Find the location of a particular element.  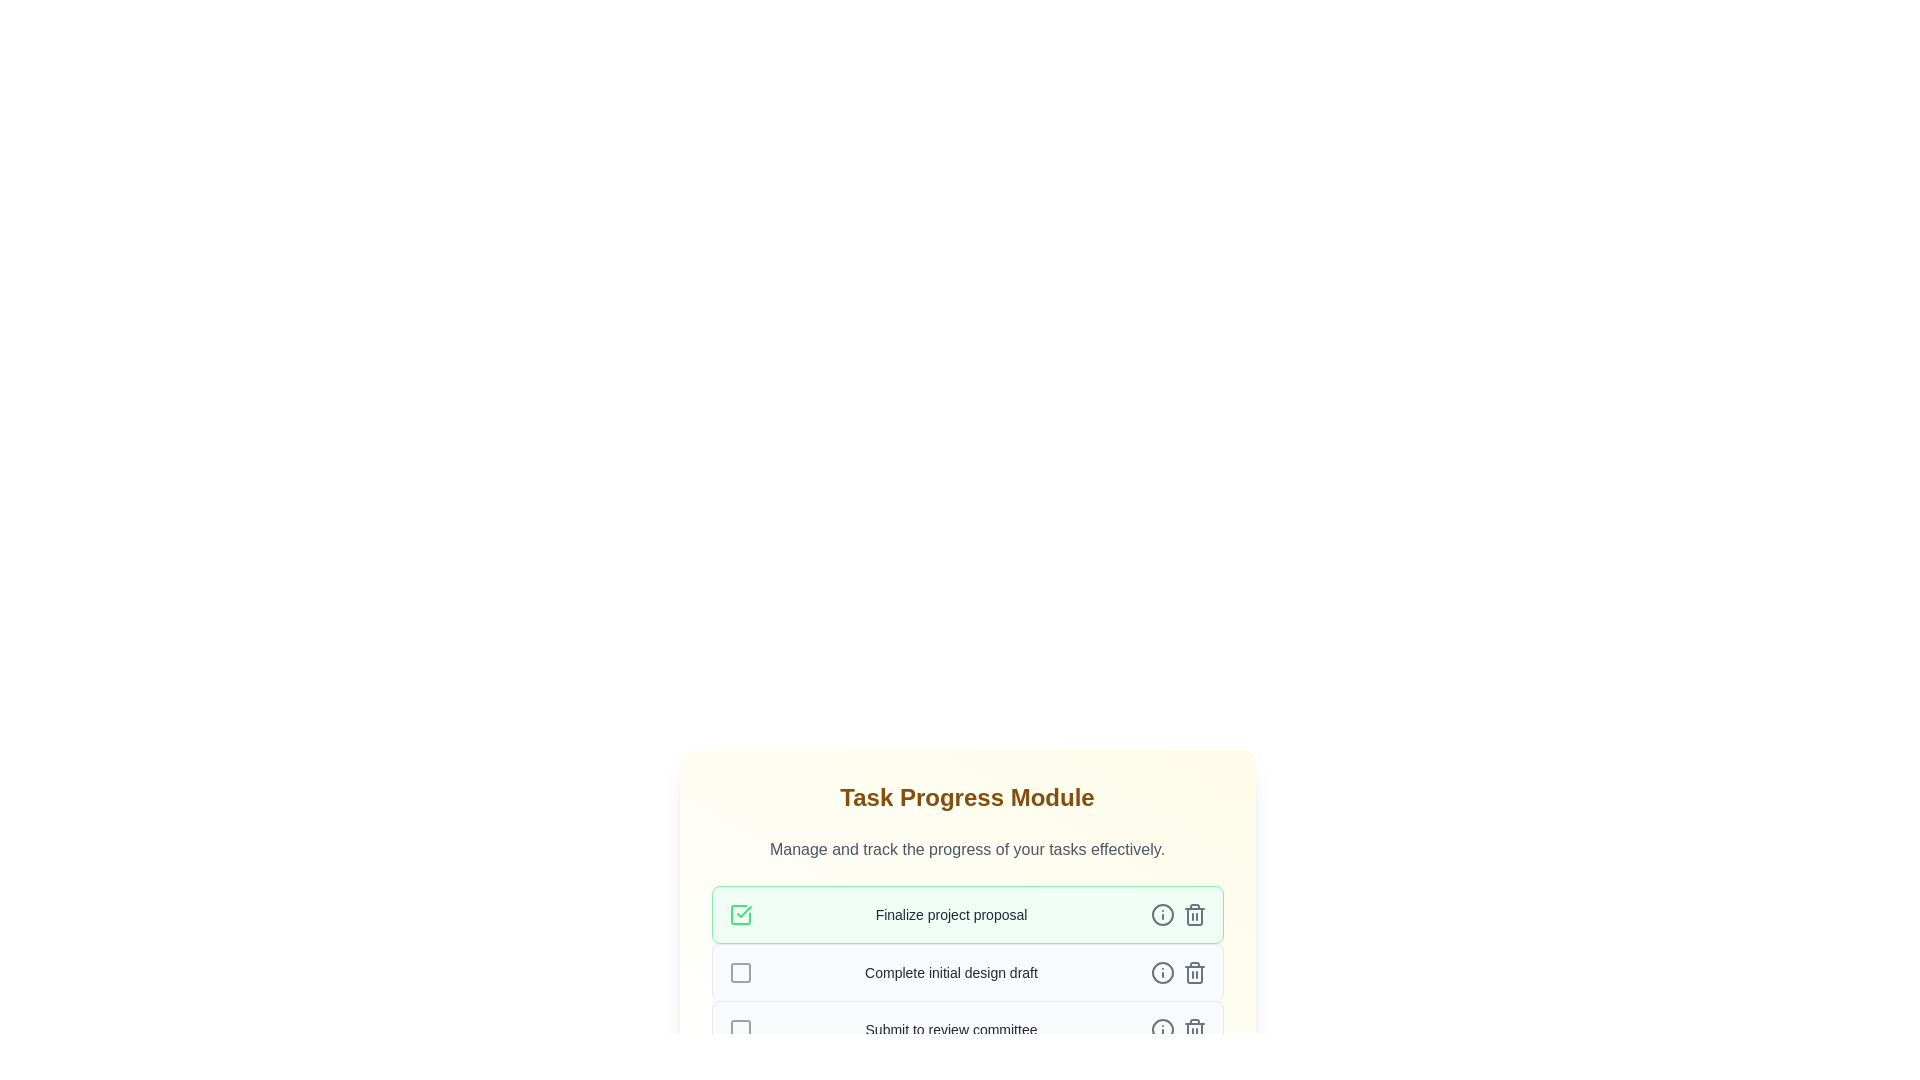

the informational icon located to the right of the task title 'Finalize project proposal' and before the trash icon by moving the cursor to its center is located at coordinates (1162, 914).